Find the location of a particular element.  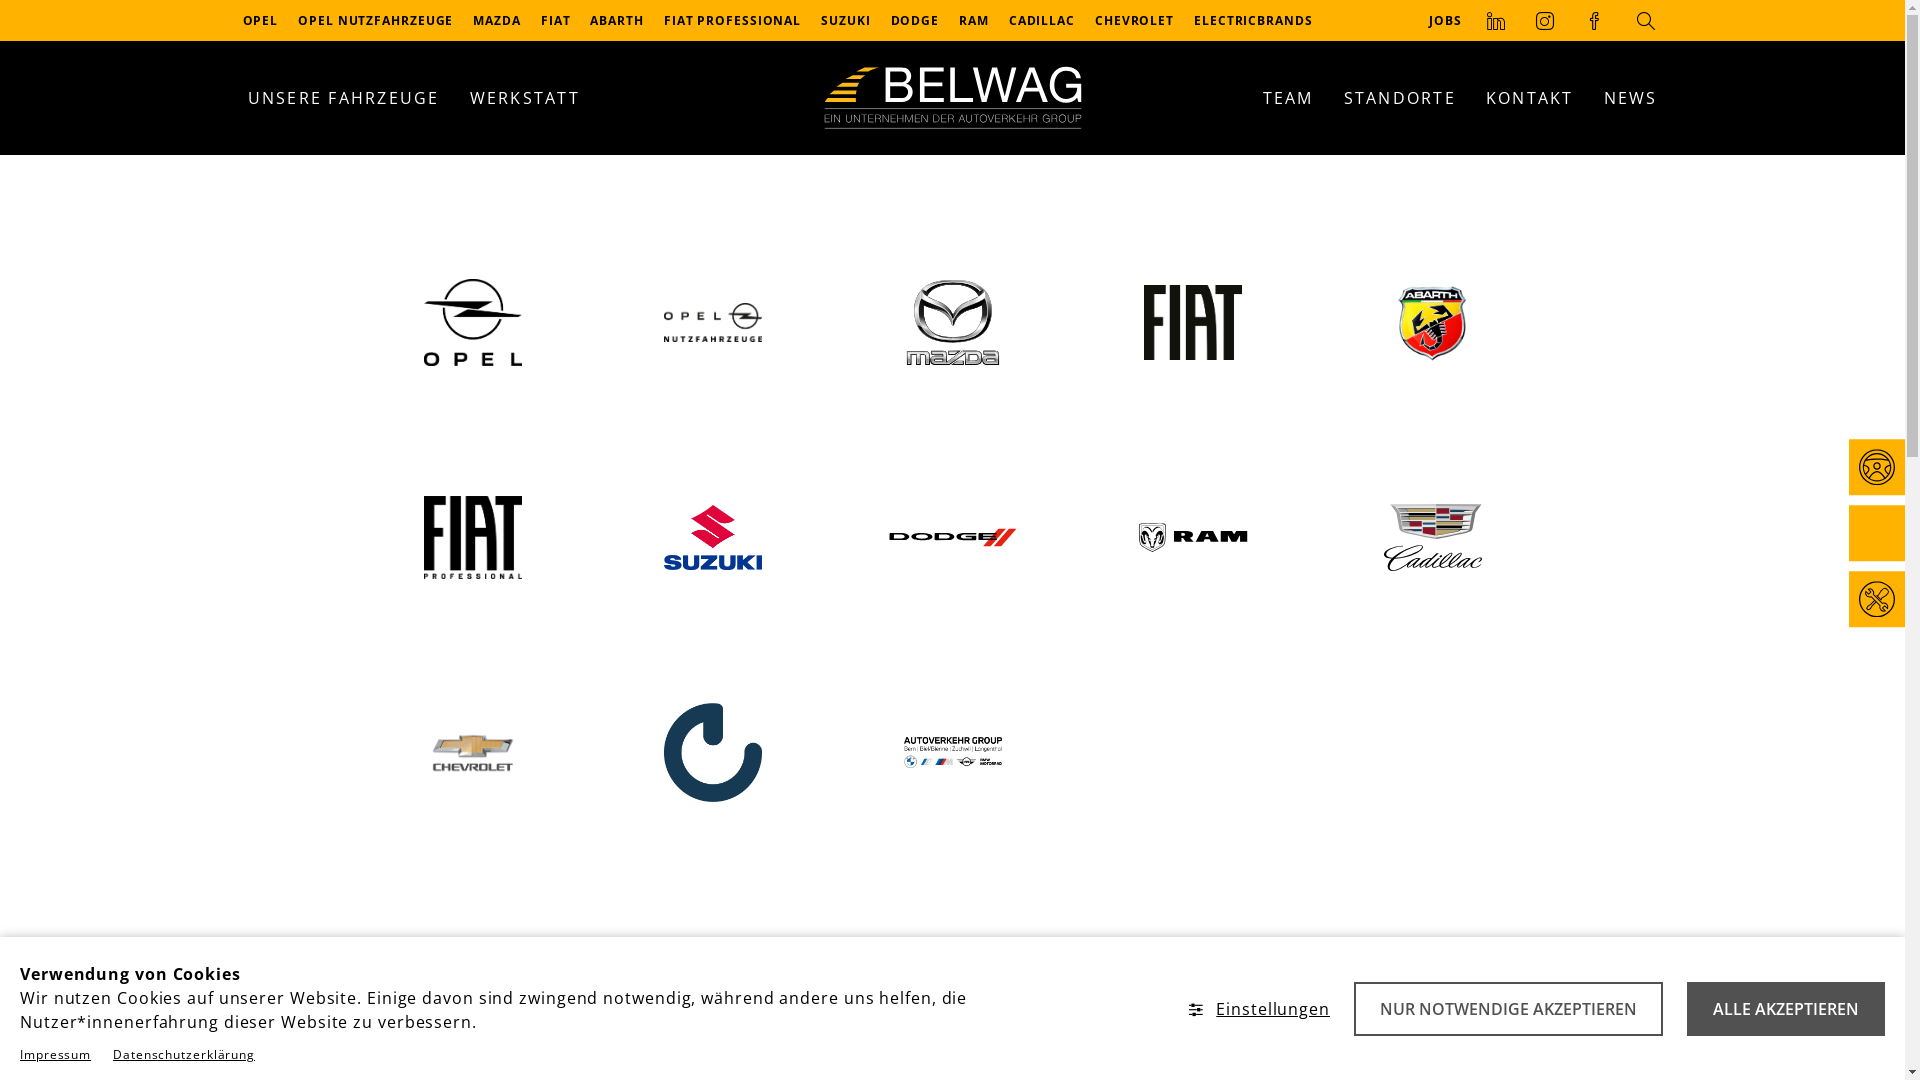

'OPEL NUTZFAHRZEUGE' is located at coordinates (375, 20).